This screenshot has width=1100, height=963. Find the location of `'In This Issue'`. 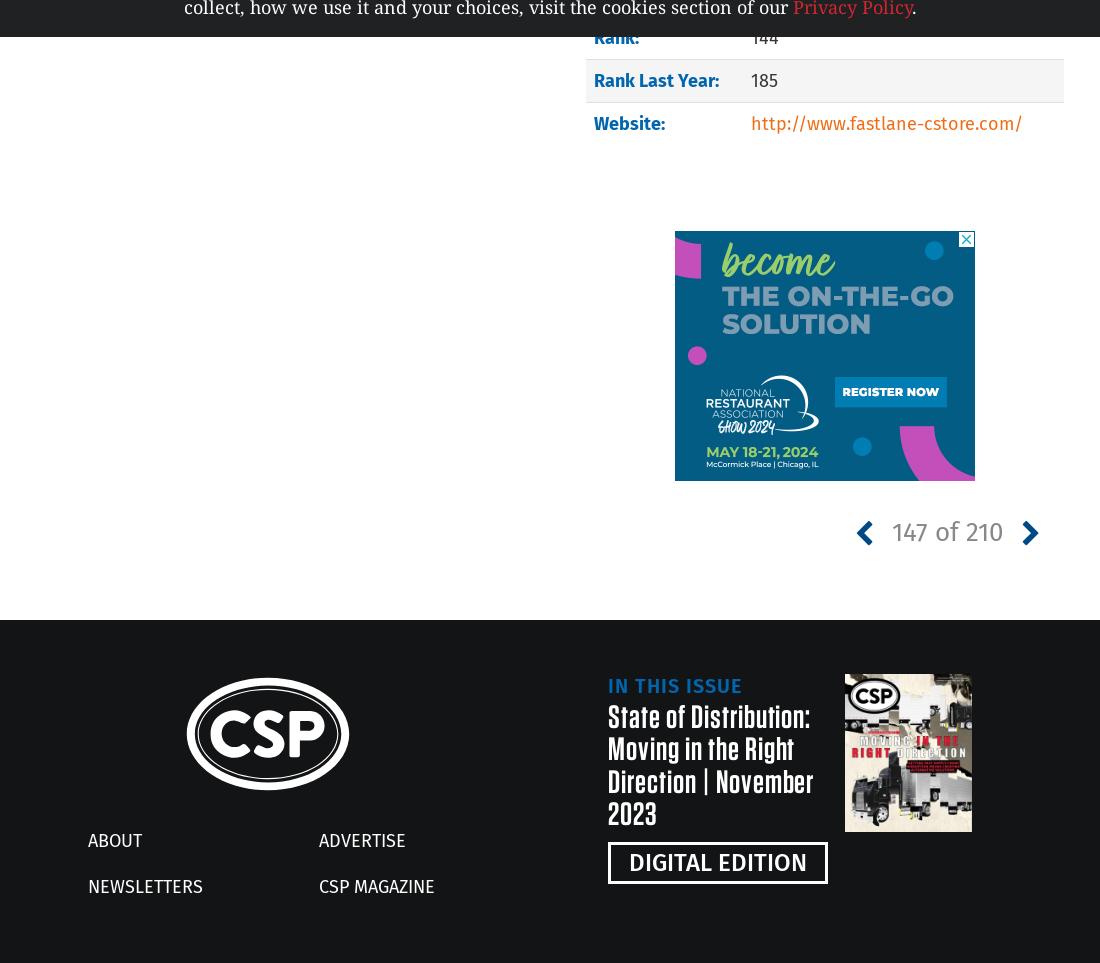

'In This Issue' is located at coordinates (606, 686).